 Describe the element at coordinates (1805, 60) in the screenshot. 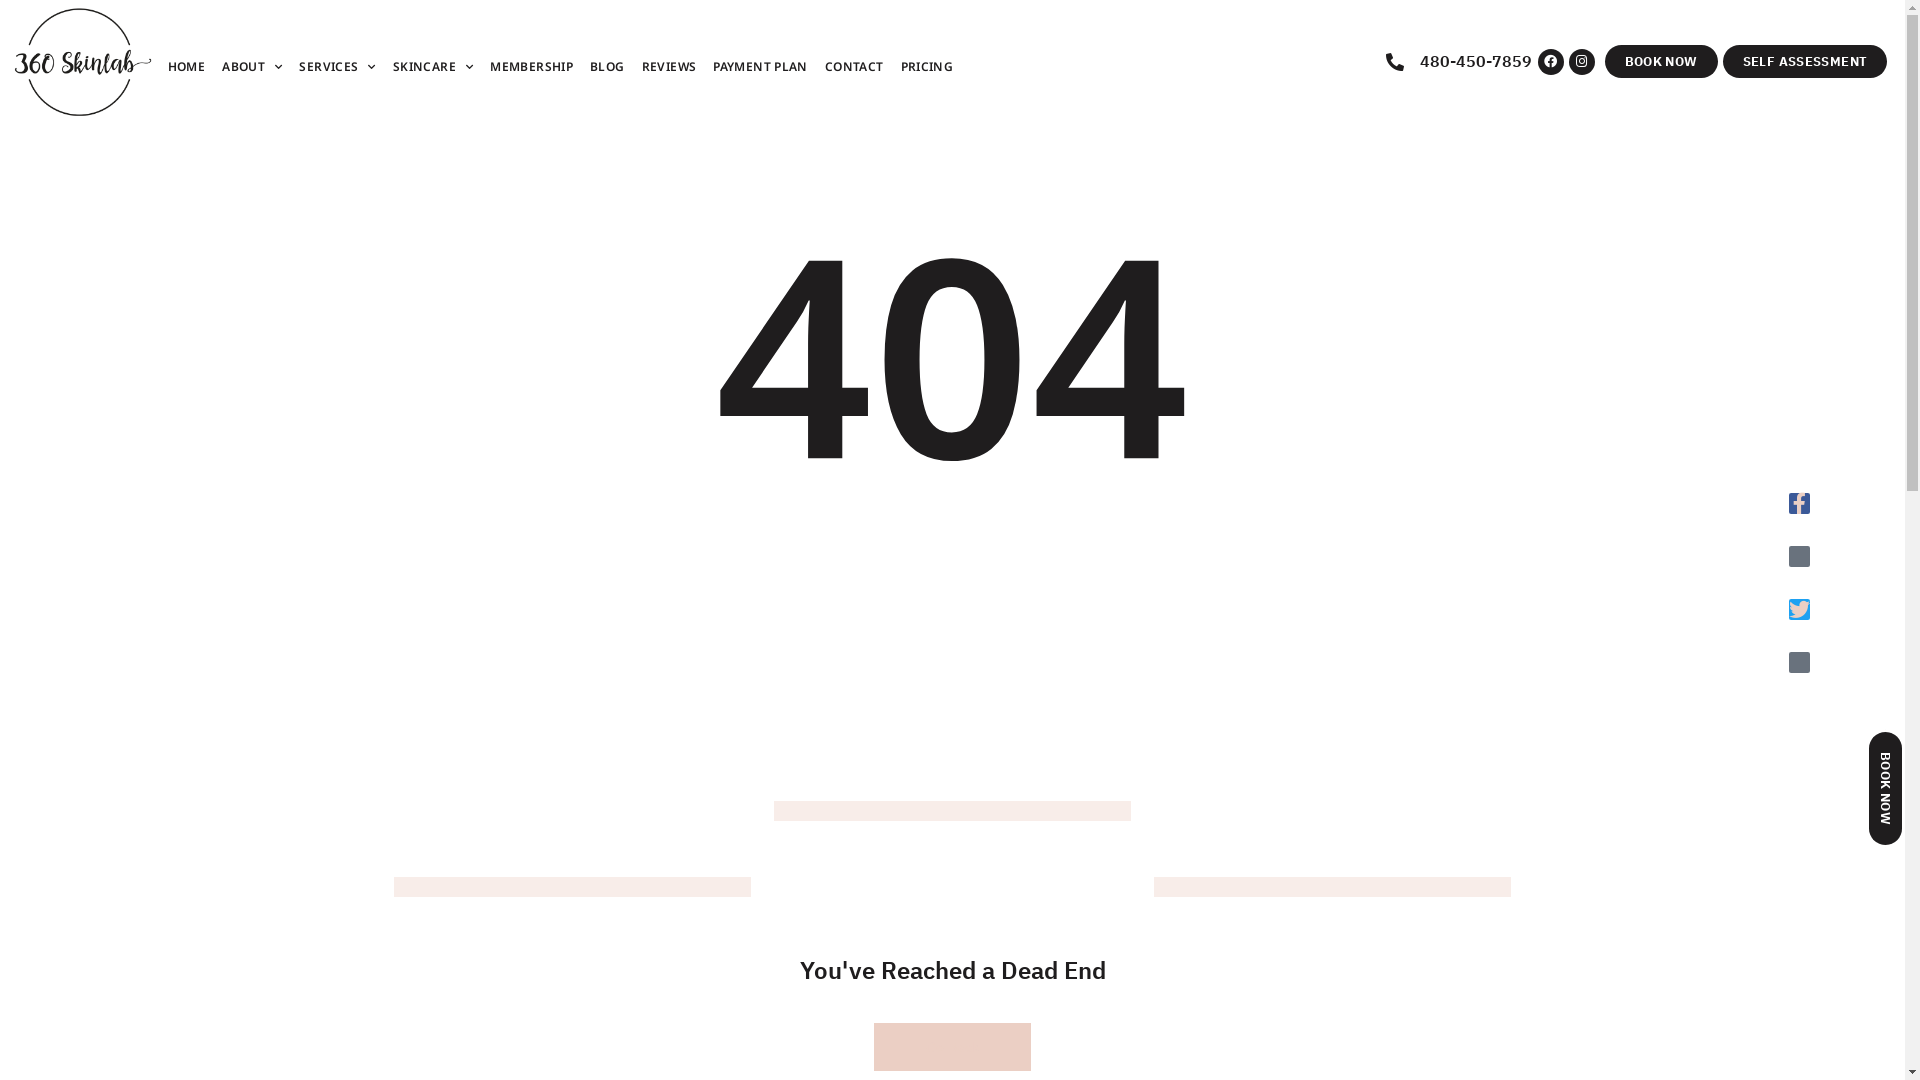

I see `'SELF ASSESSMENT'` at that location.